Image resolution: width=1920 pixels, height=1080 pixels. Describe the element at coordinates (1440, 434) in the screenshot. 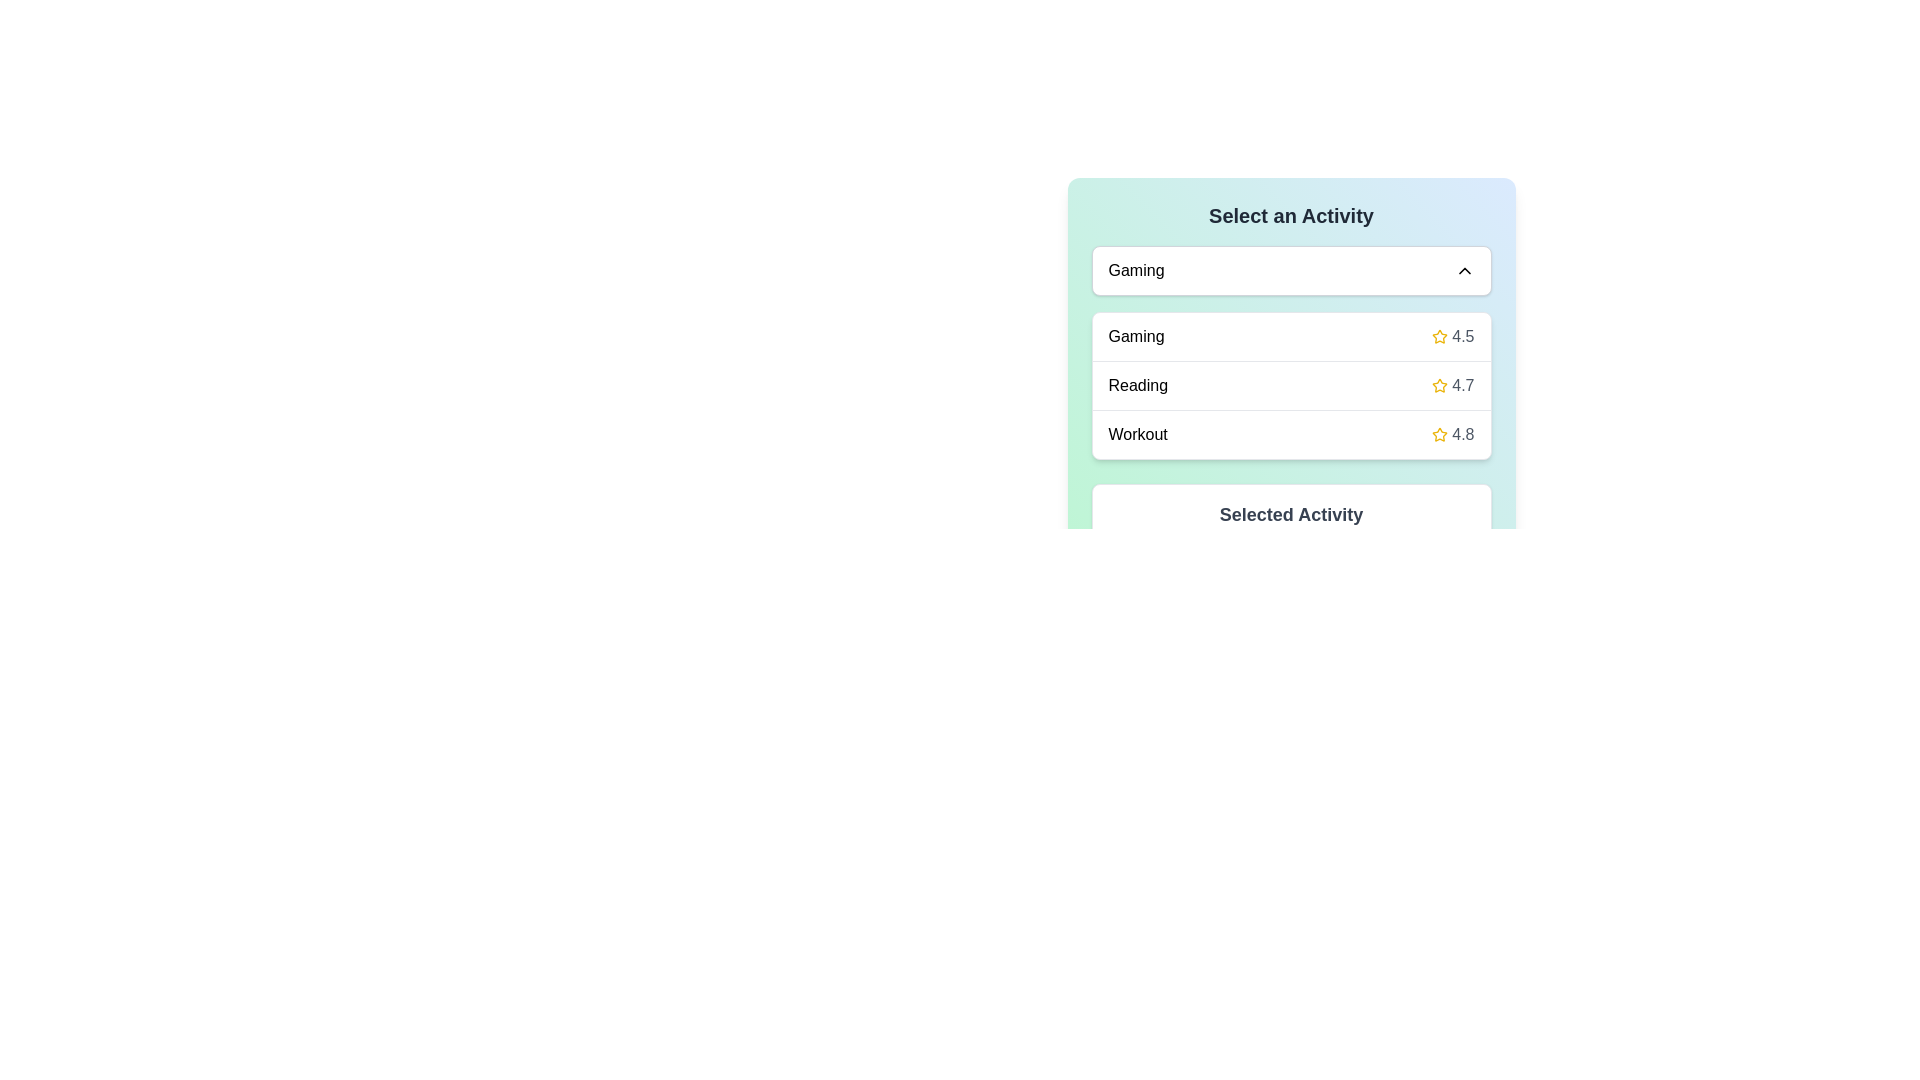

I see `the star rating icon representing a 4.8 rating for the 'Workout' activity in the activity selection menu` at that location.